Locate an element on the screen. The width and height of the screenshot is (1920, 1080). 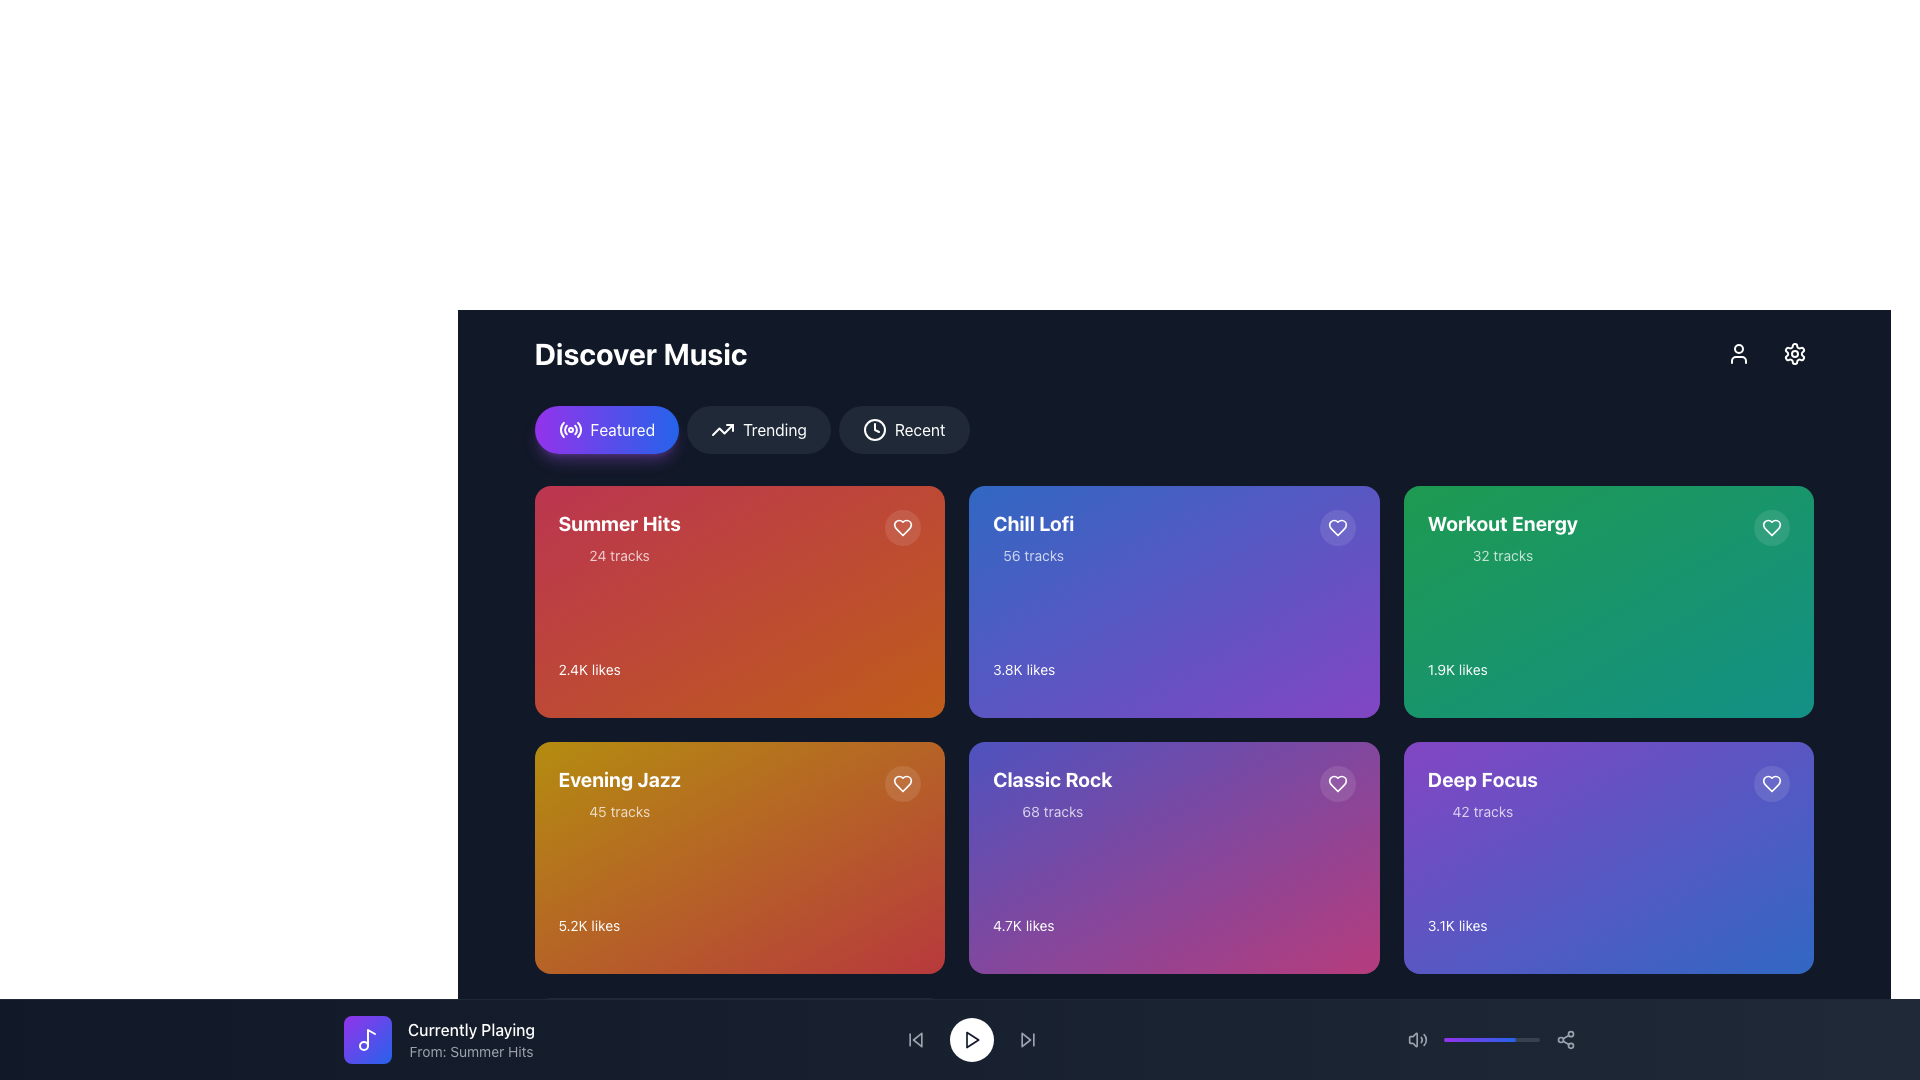
the UI display component that shows the currently playing track and its source playlist or album is located at coordinates (438, 1039).